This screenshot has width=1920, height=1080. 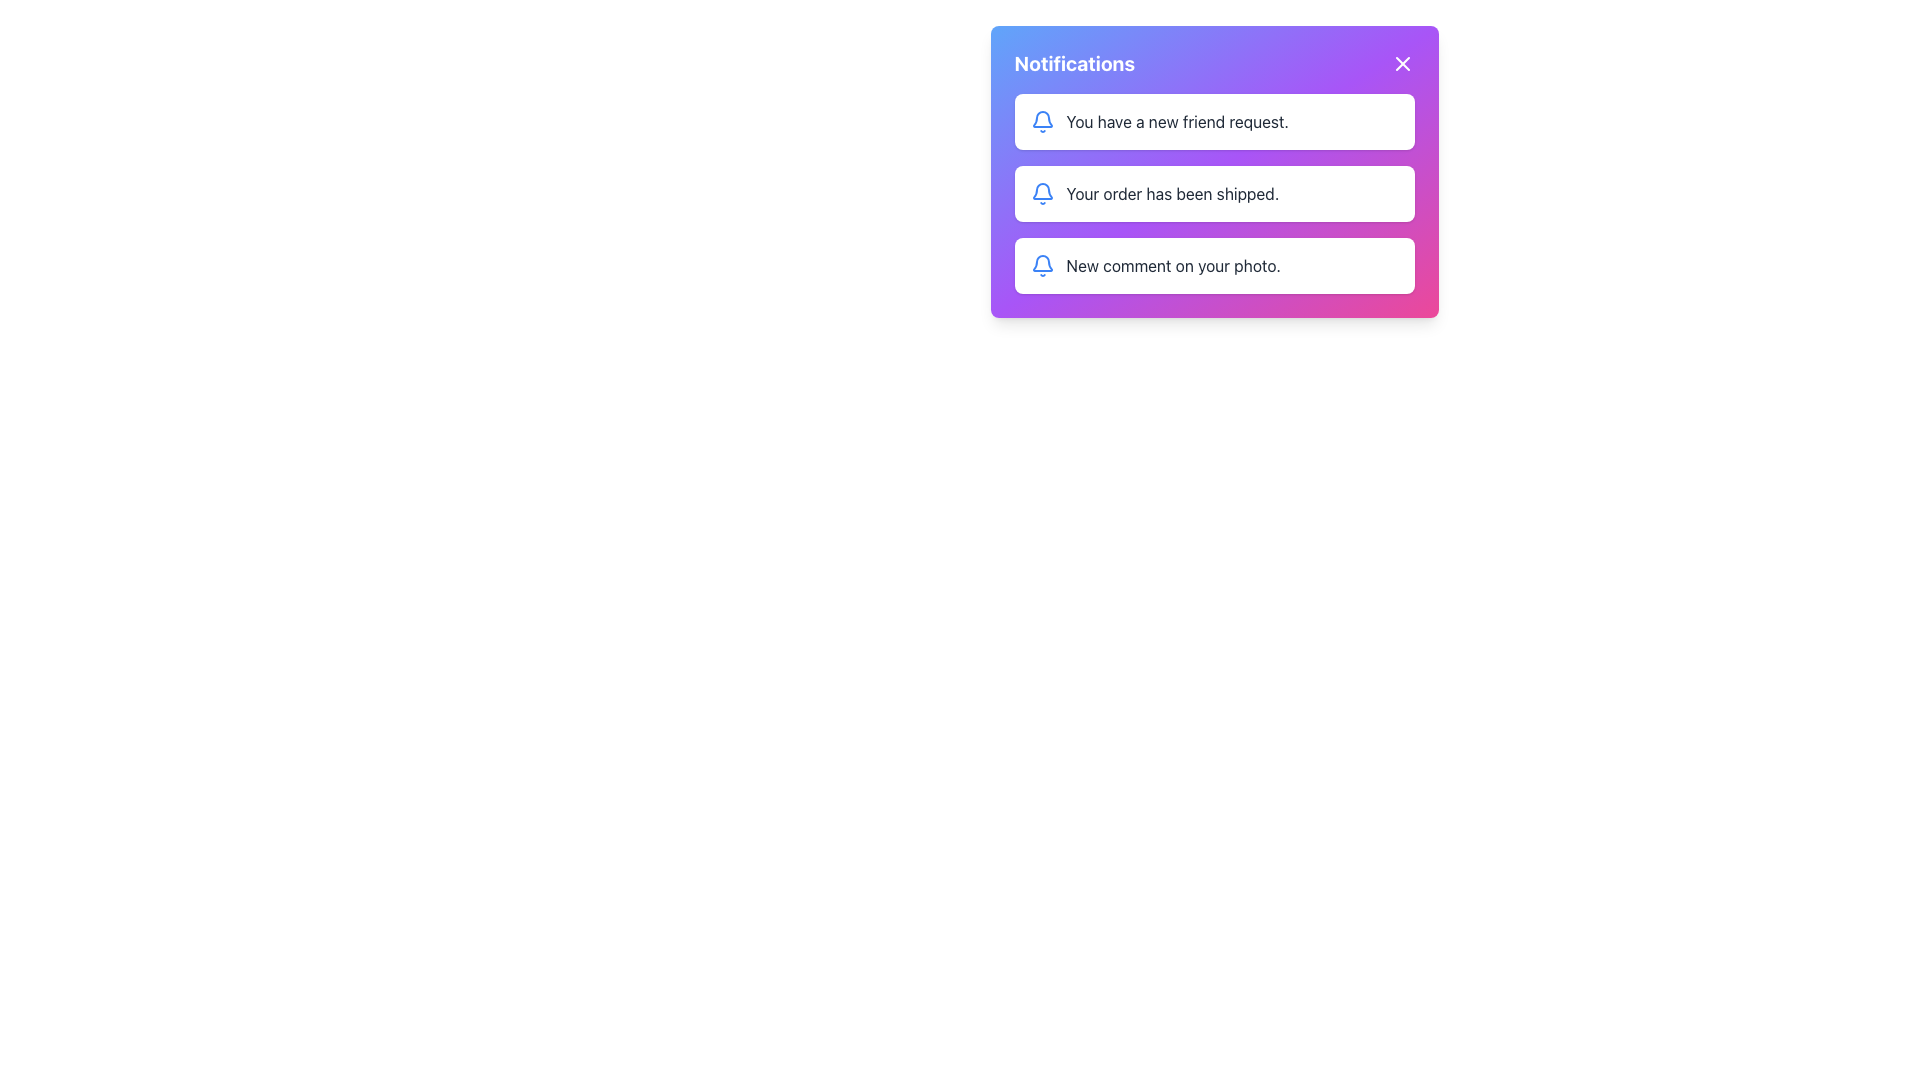 I want to click on the notification bell icon, which is the first element on each notification row, so click(x=1040, y=191).